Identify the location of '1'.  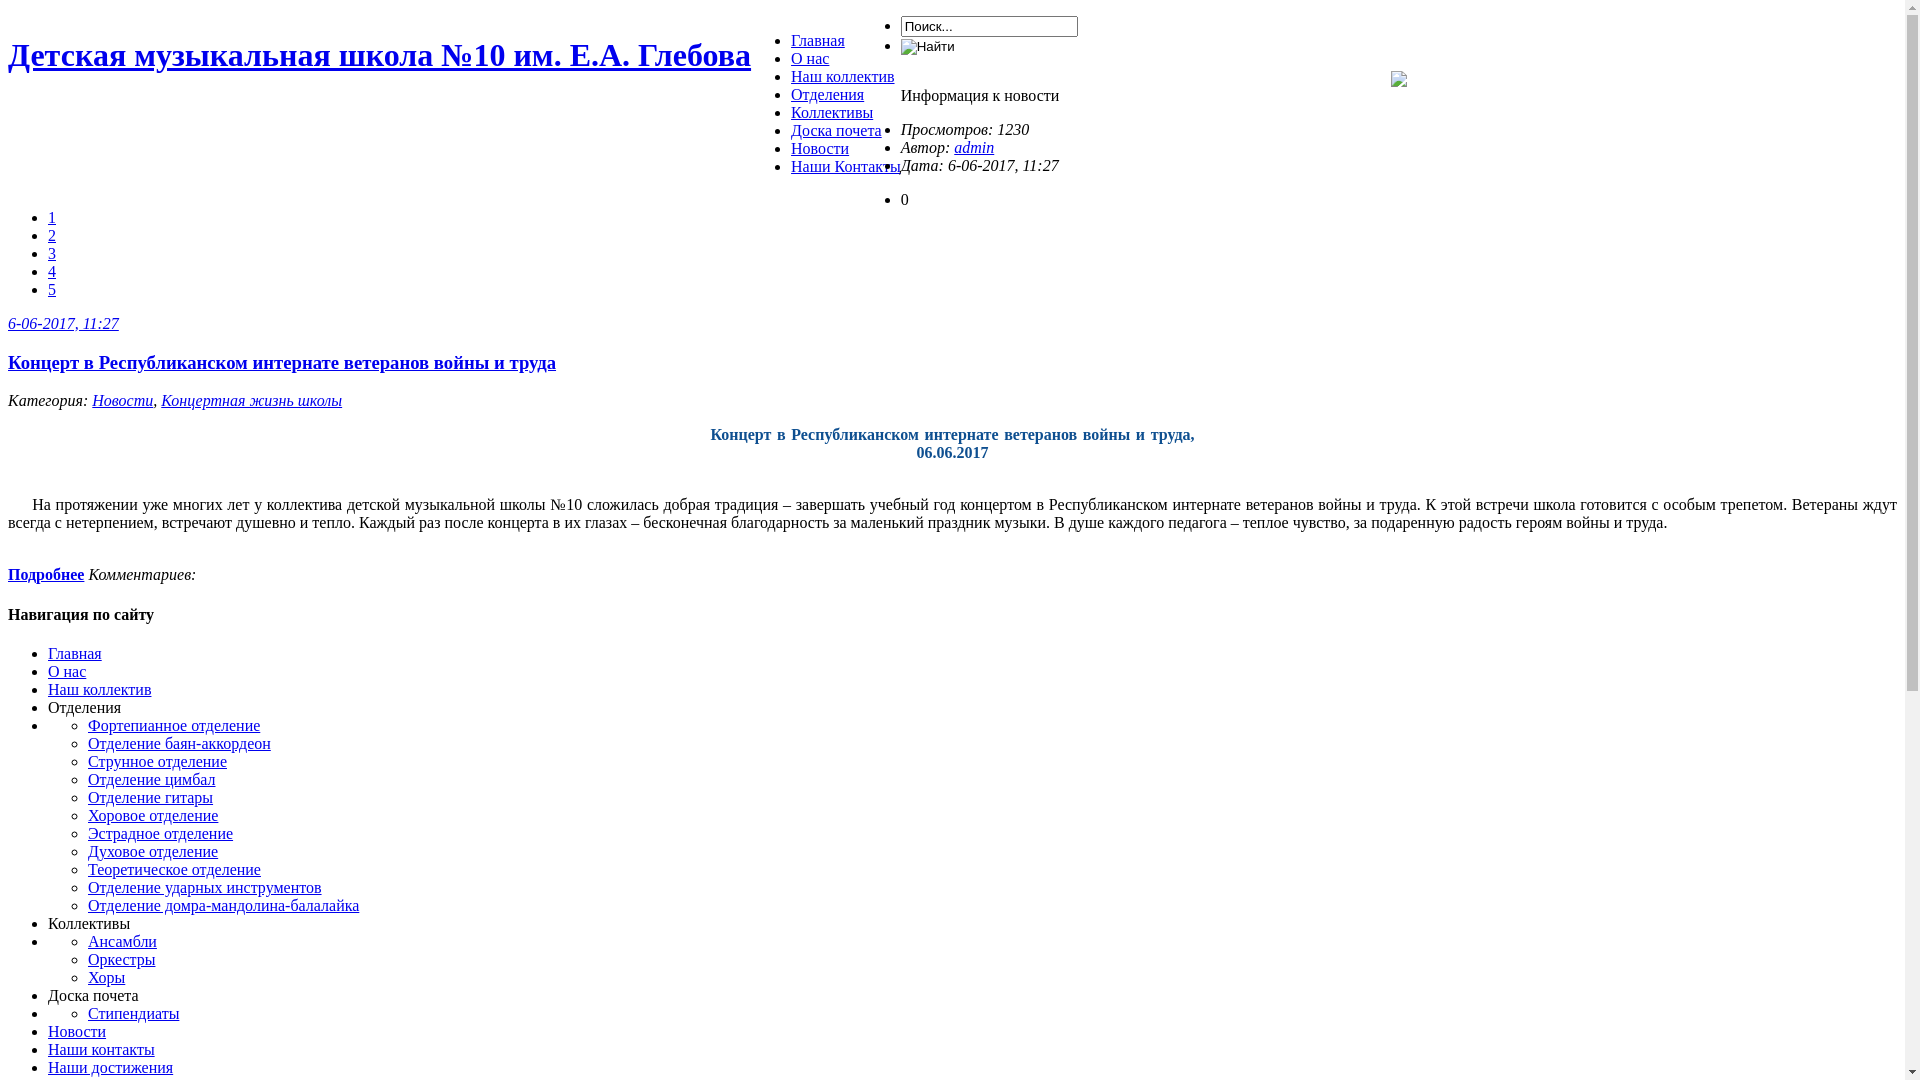
(52, 217).